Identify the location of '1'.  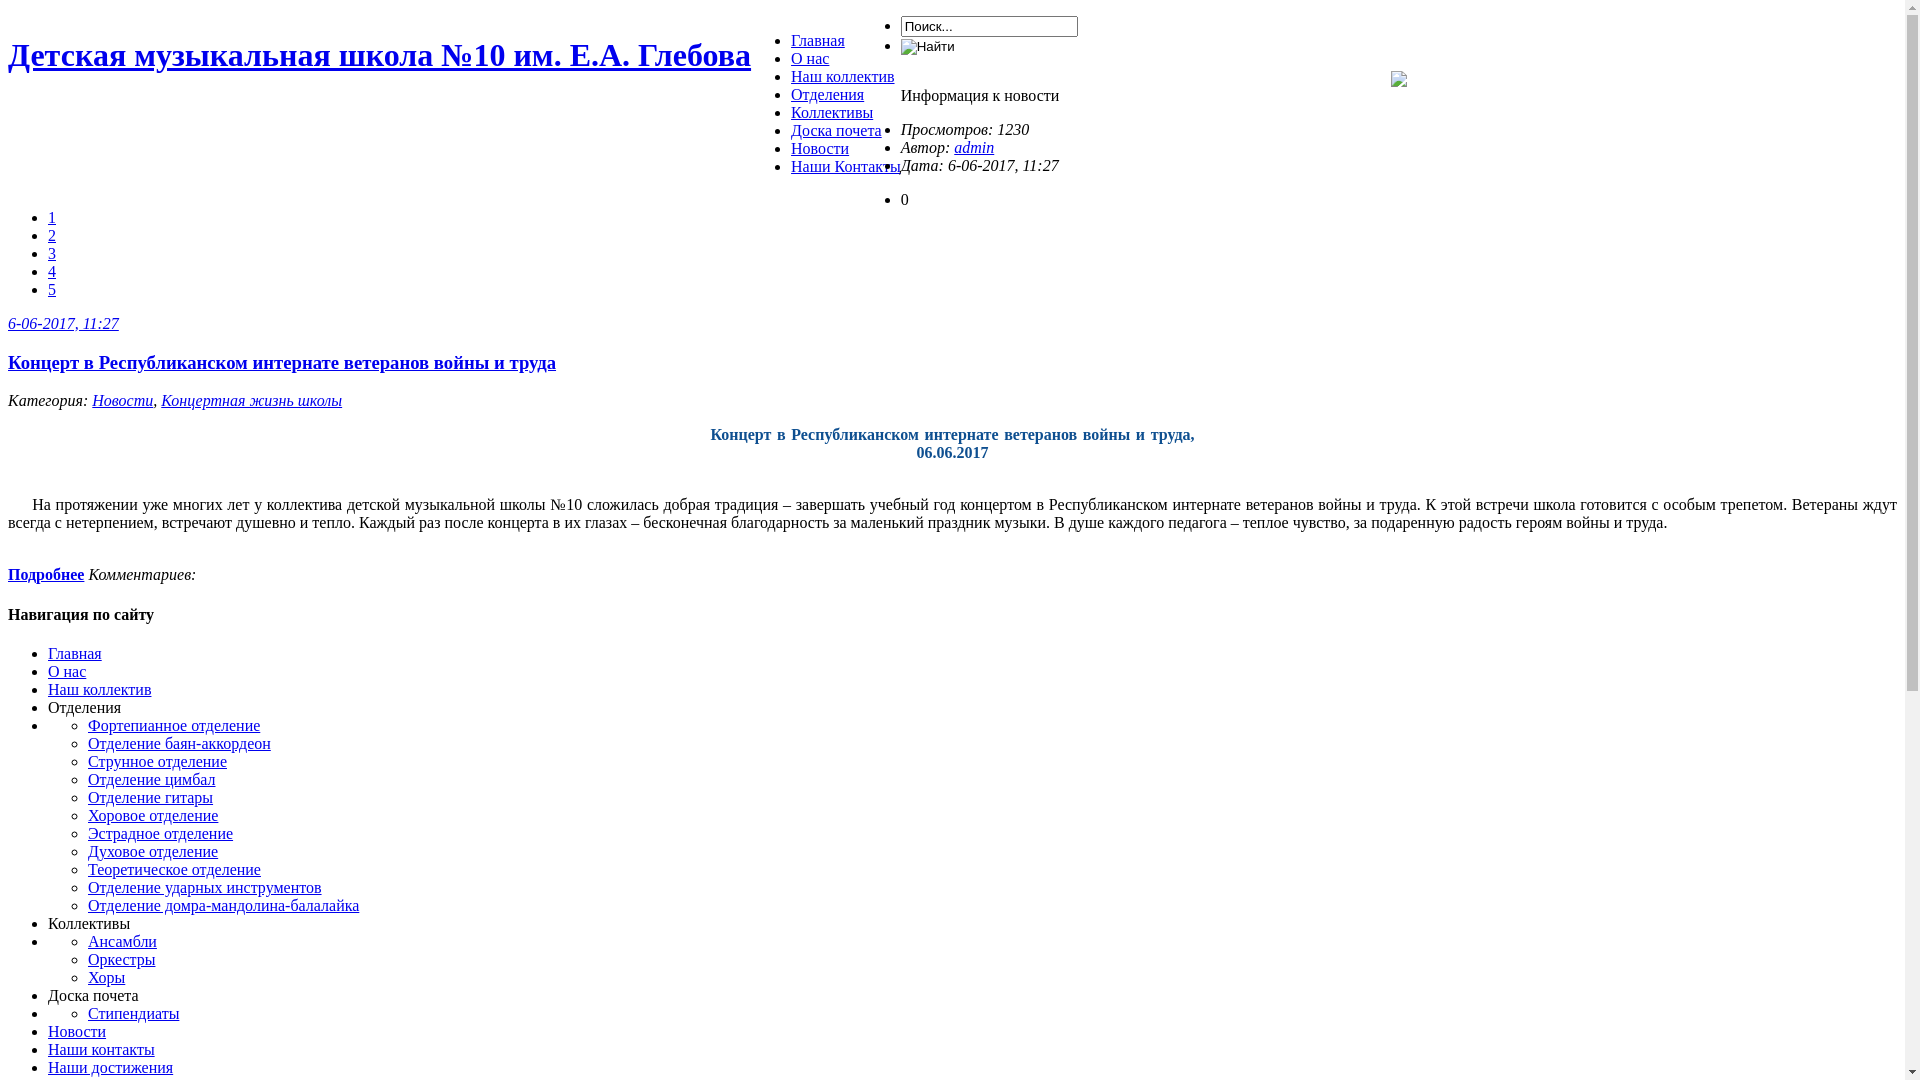
(52, 217).